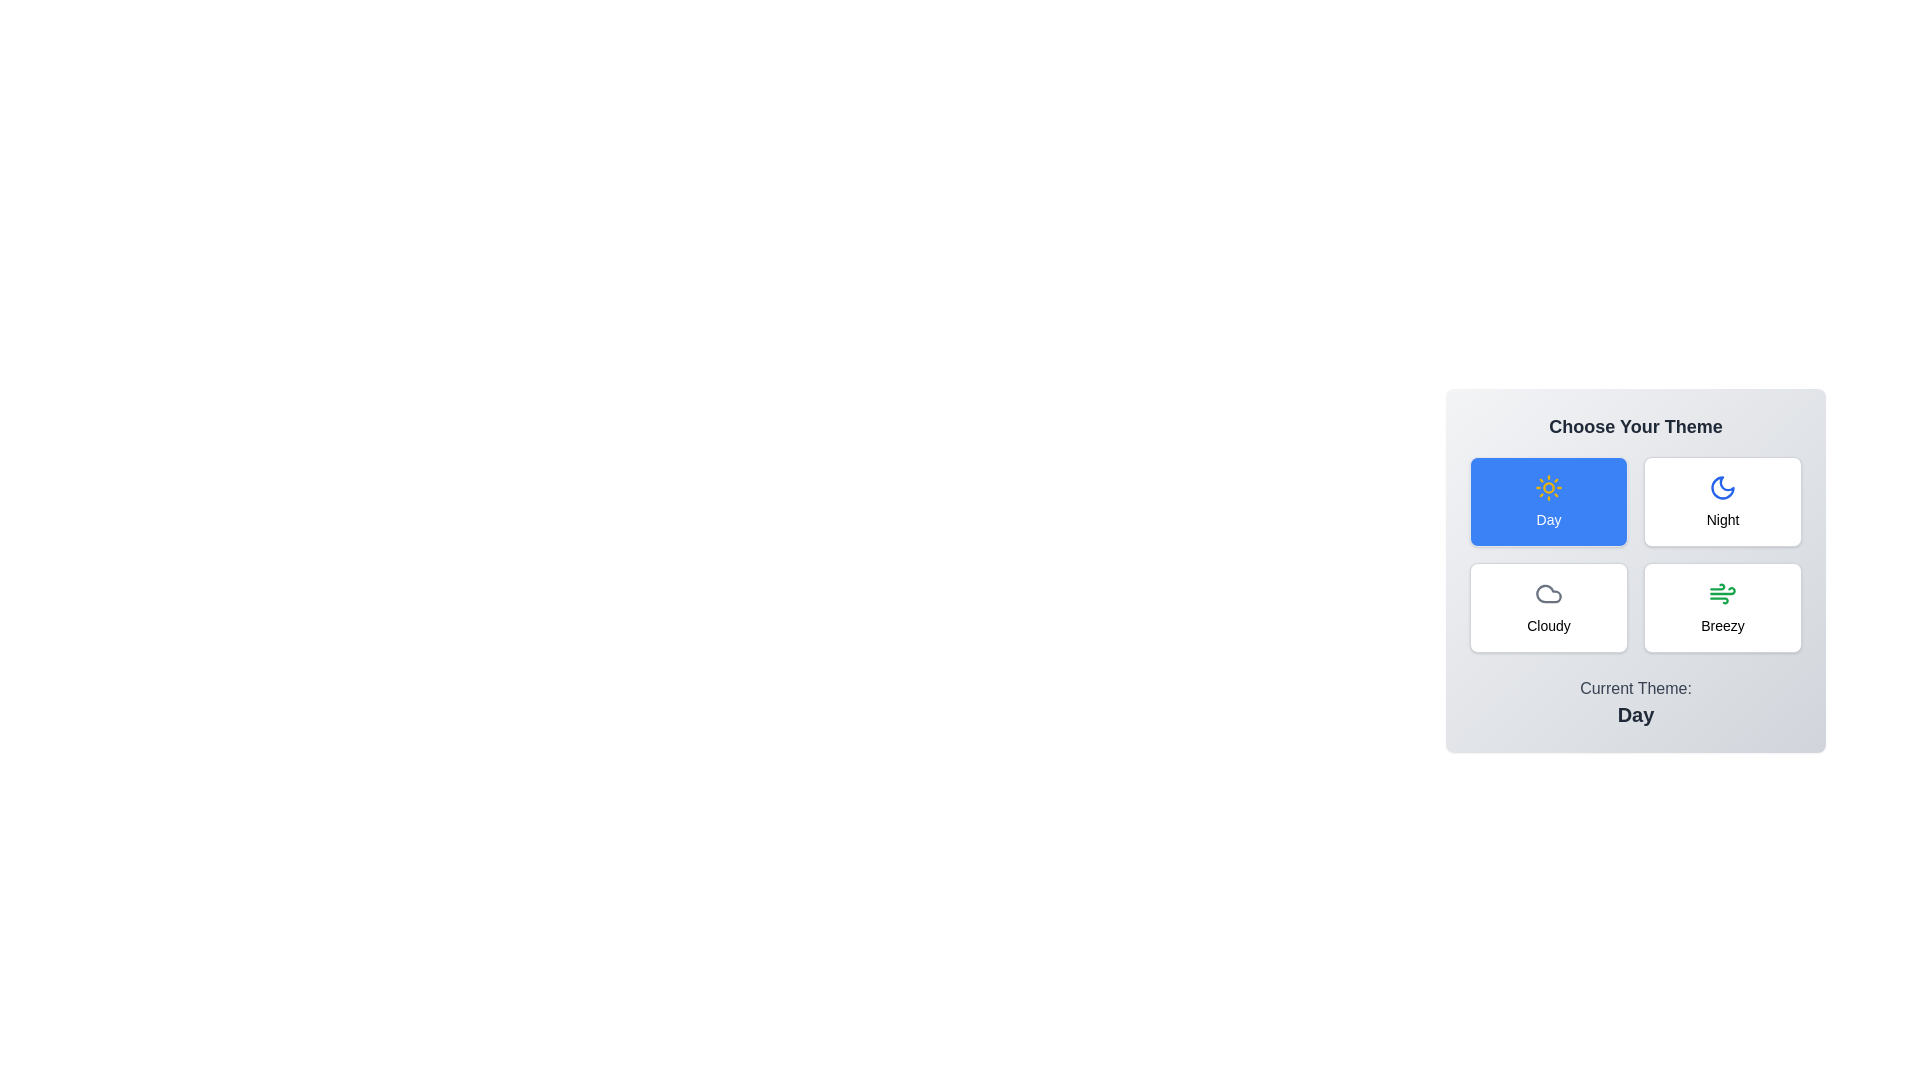 The width and height of the screenshot is (1920, 1080). What do you see at coordinates (1722, 500) in the screenshot?
I see `the button corresponding to the theme Night` at bounding box center [1722, 500].